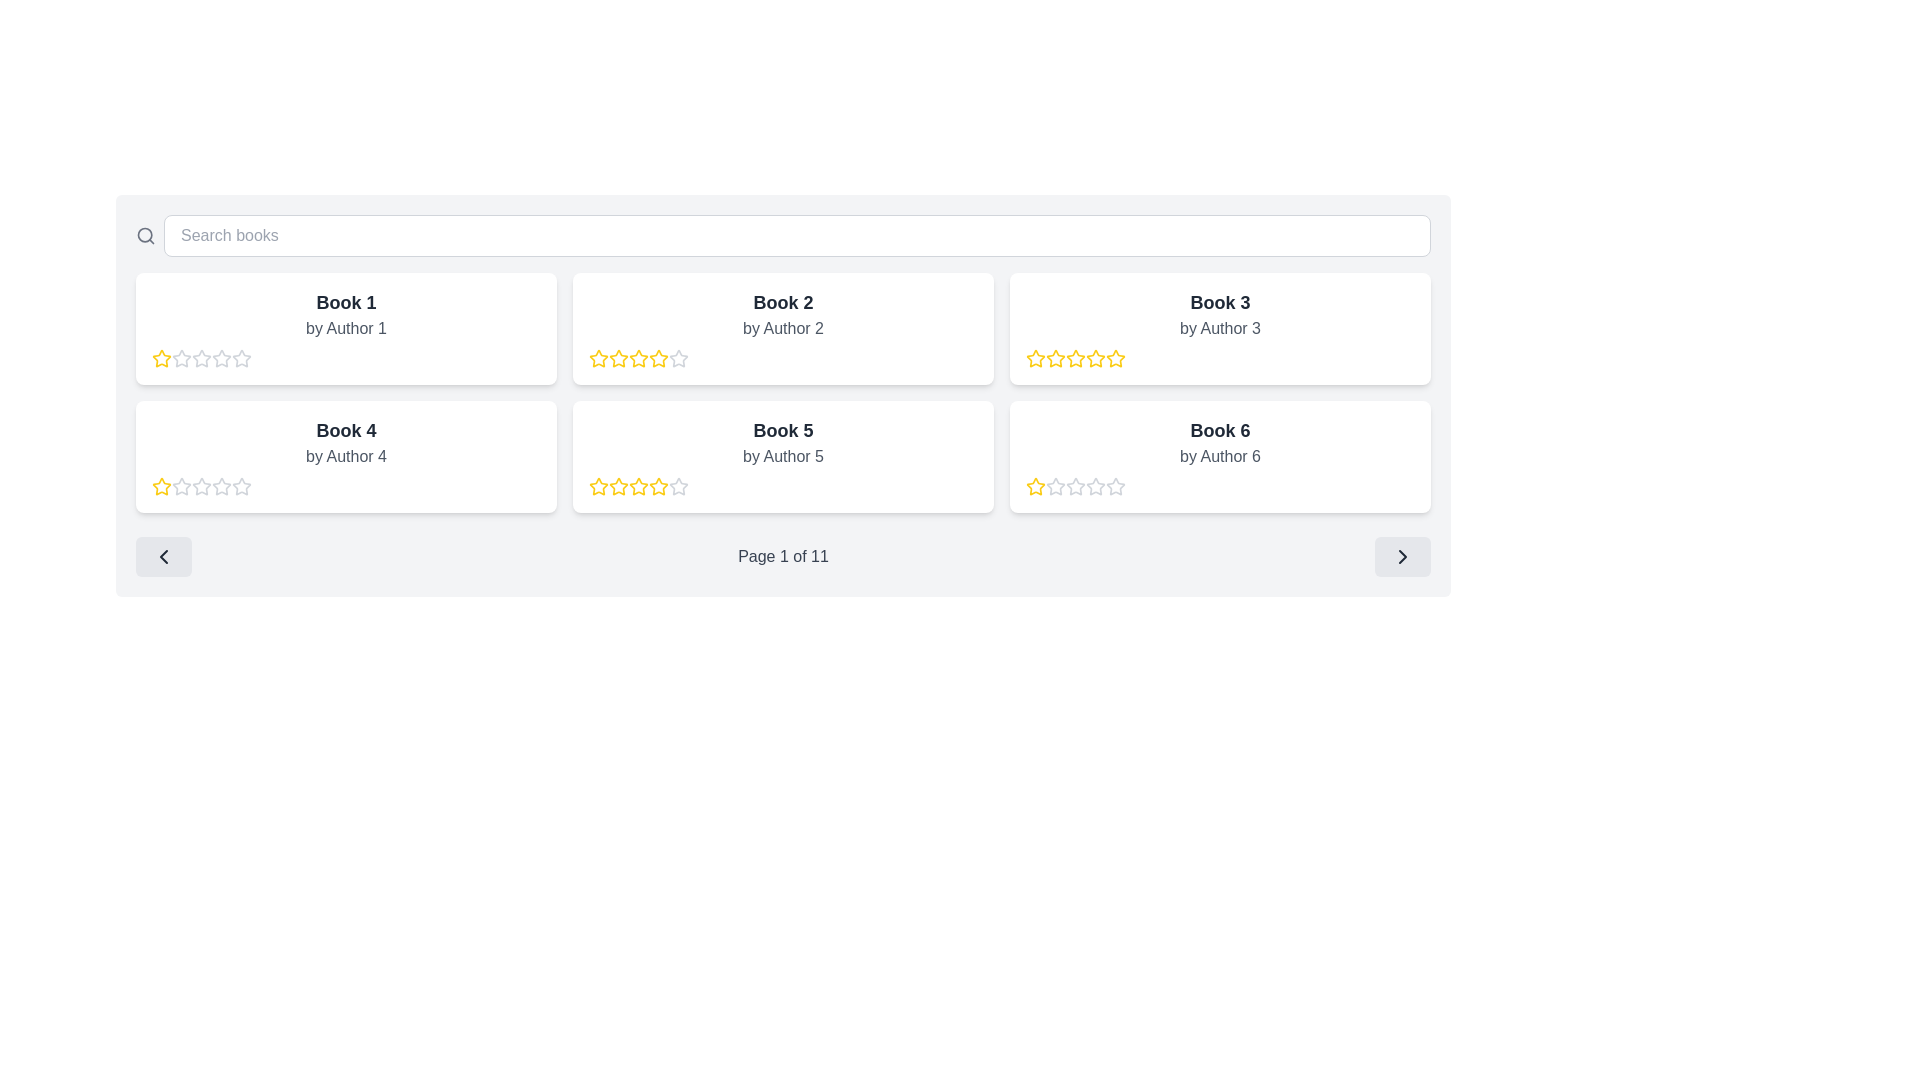 The width and height of the screenshot is (1920, 1080). What do you see at coordinates (1115, 486) in the screenshot?
I see `third interactive rating star icon for the book 'Book 6', which is part of a horizontal group of rating icons` at bounding box center [1115, 486].